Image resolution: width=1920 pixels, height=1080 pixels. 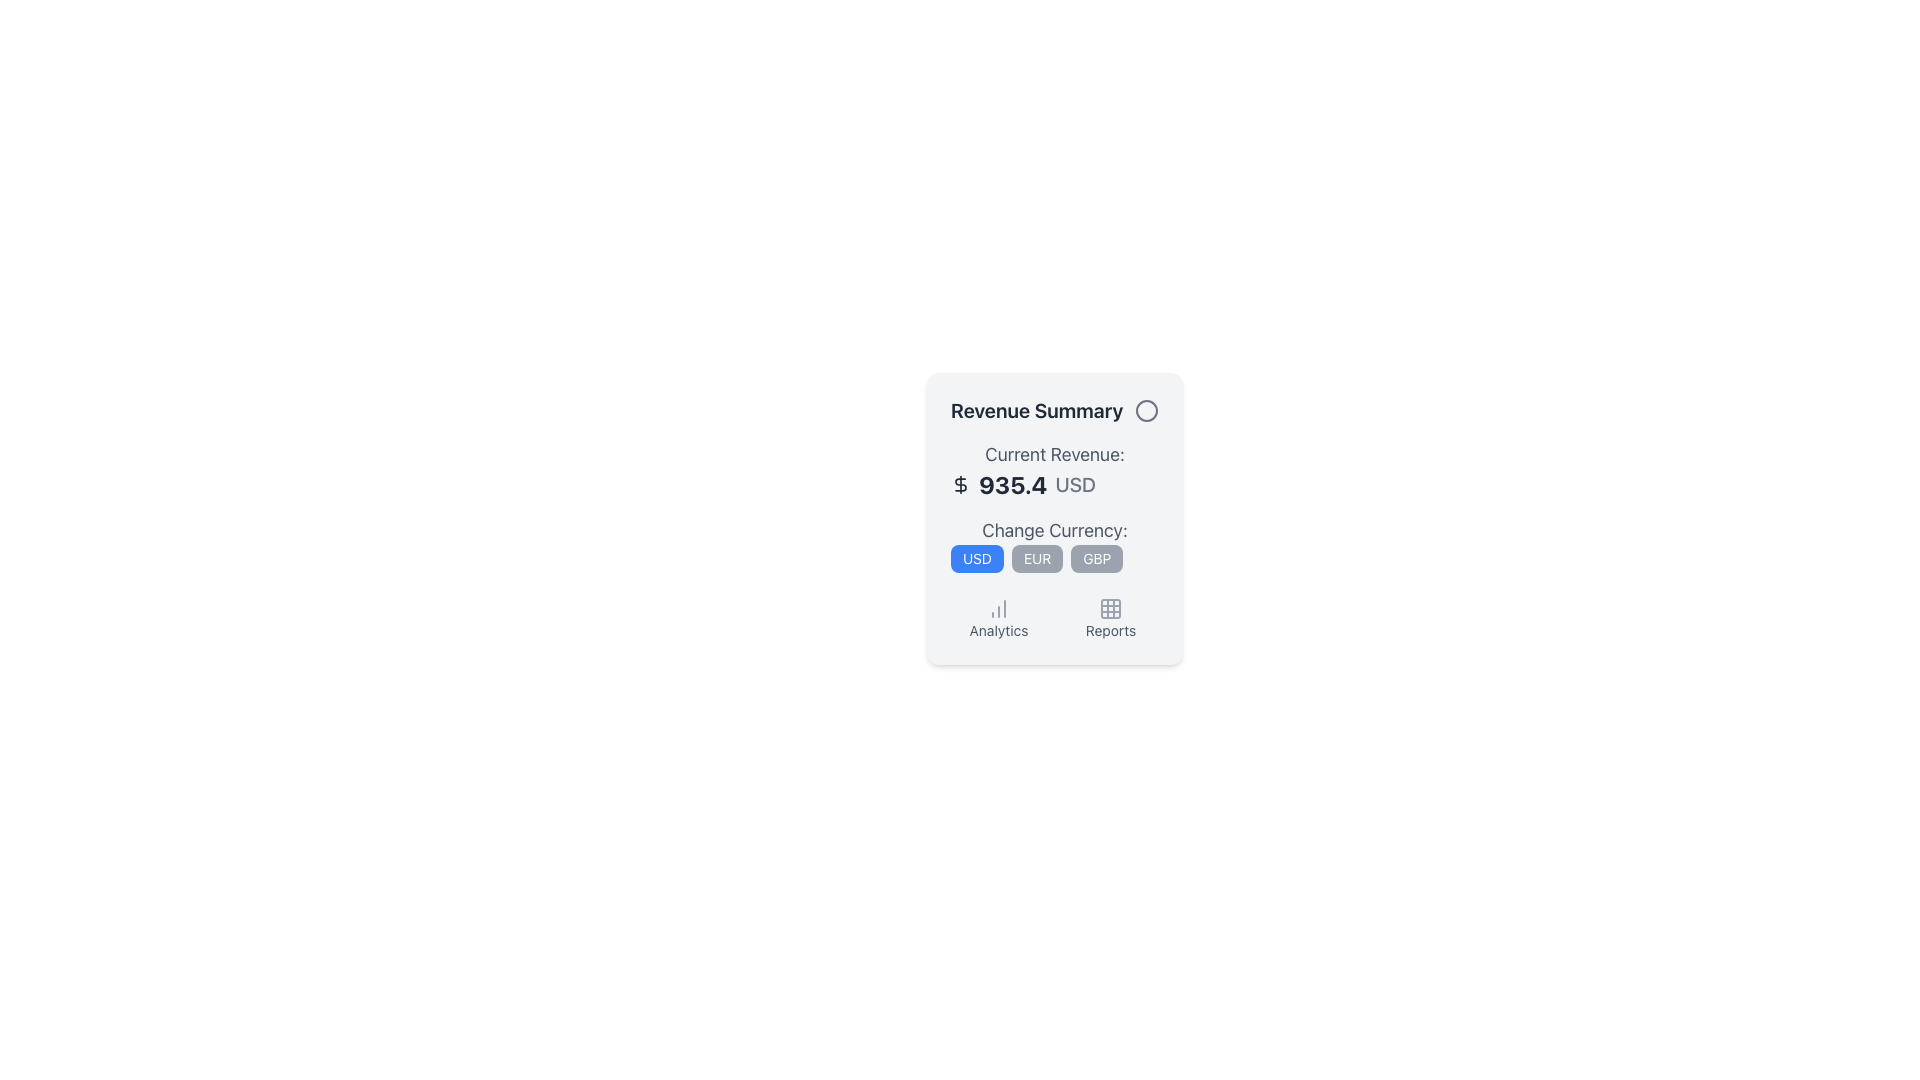 What do you see at coordinates (998, 608) in the screenshot?
I see `the gray bar chart icon representing 'Analytics'` at bounding box center [998, 608].